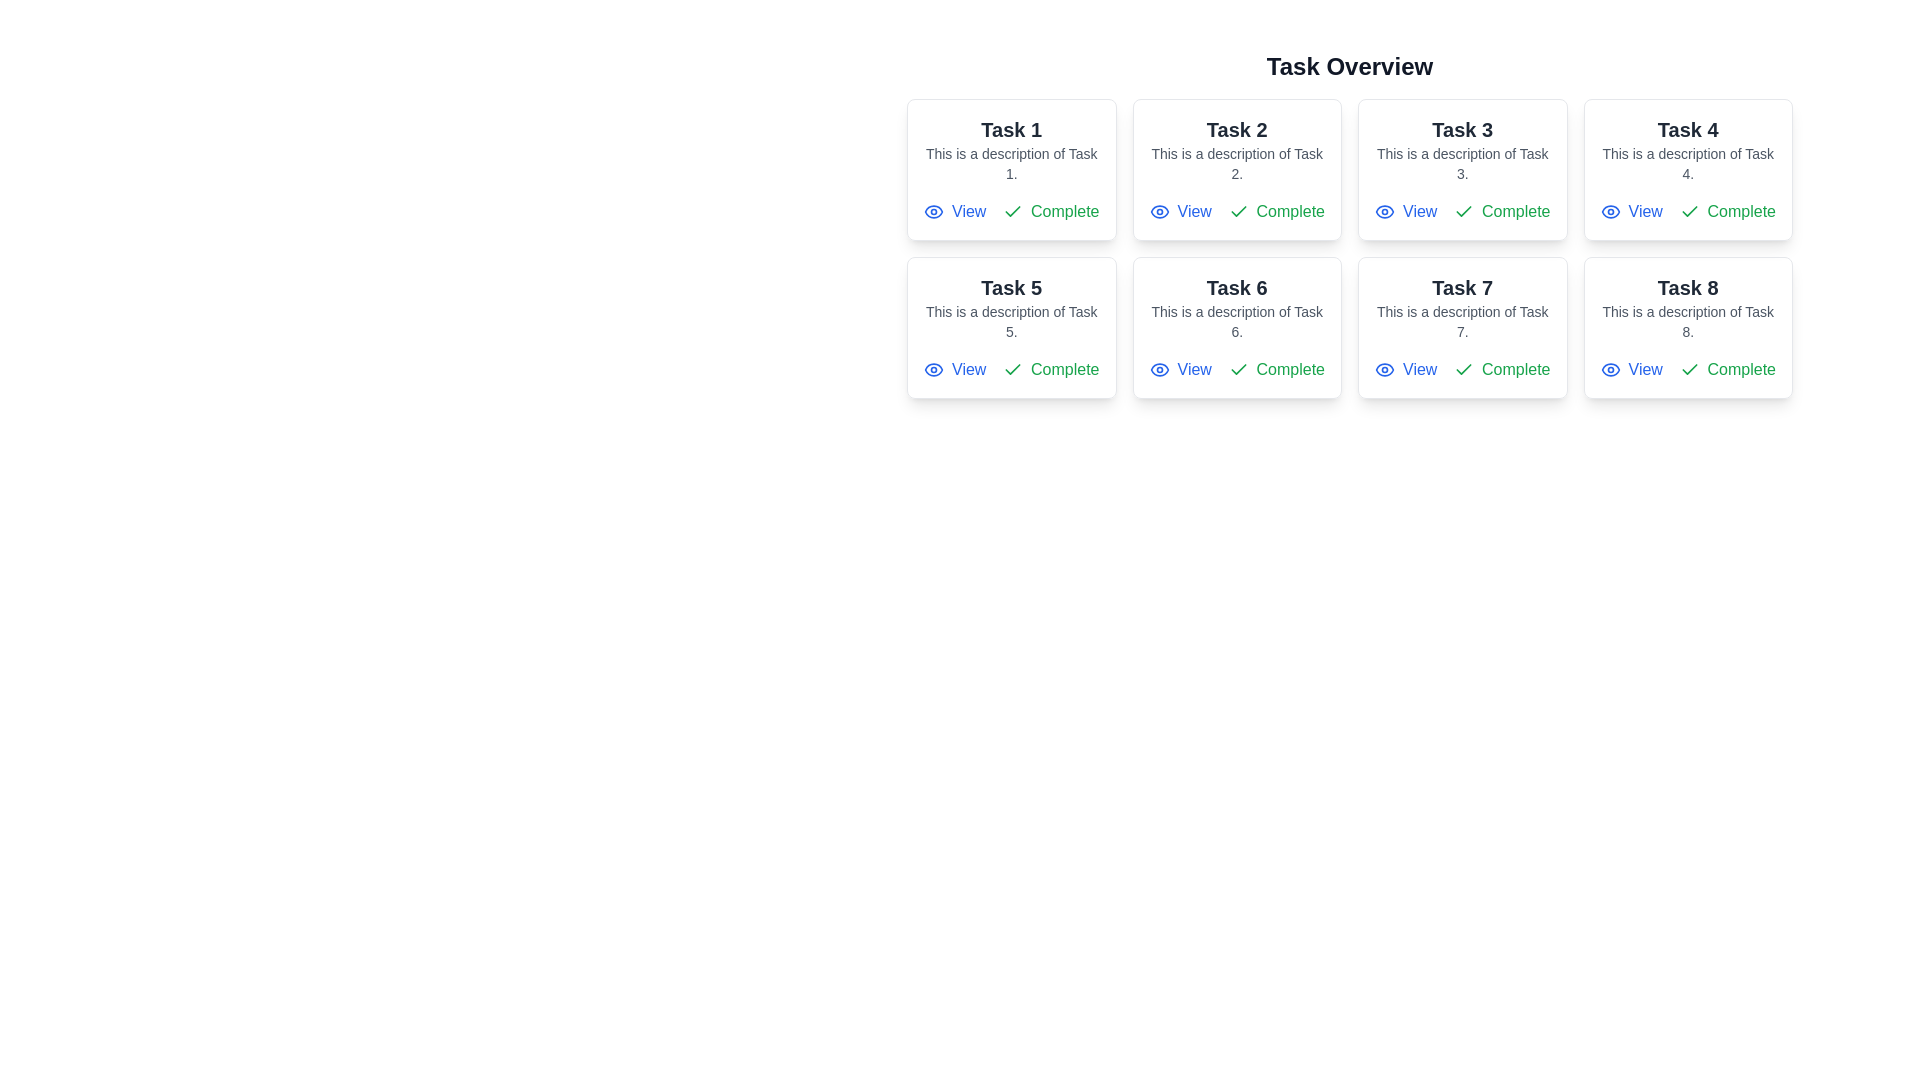 Image resolution: width=1920 pixels, height=1080 pixels. What do you see at coordinates (1011, 212) in the screenshot?
I see `the 'View' and 'Complete' buttons within the Clickable action group under 'Task 1'` at bounding box center [1011, 212].